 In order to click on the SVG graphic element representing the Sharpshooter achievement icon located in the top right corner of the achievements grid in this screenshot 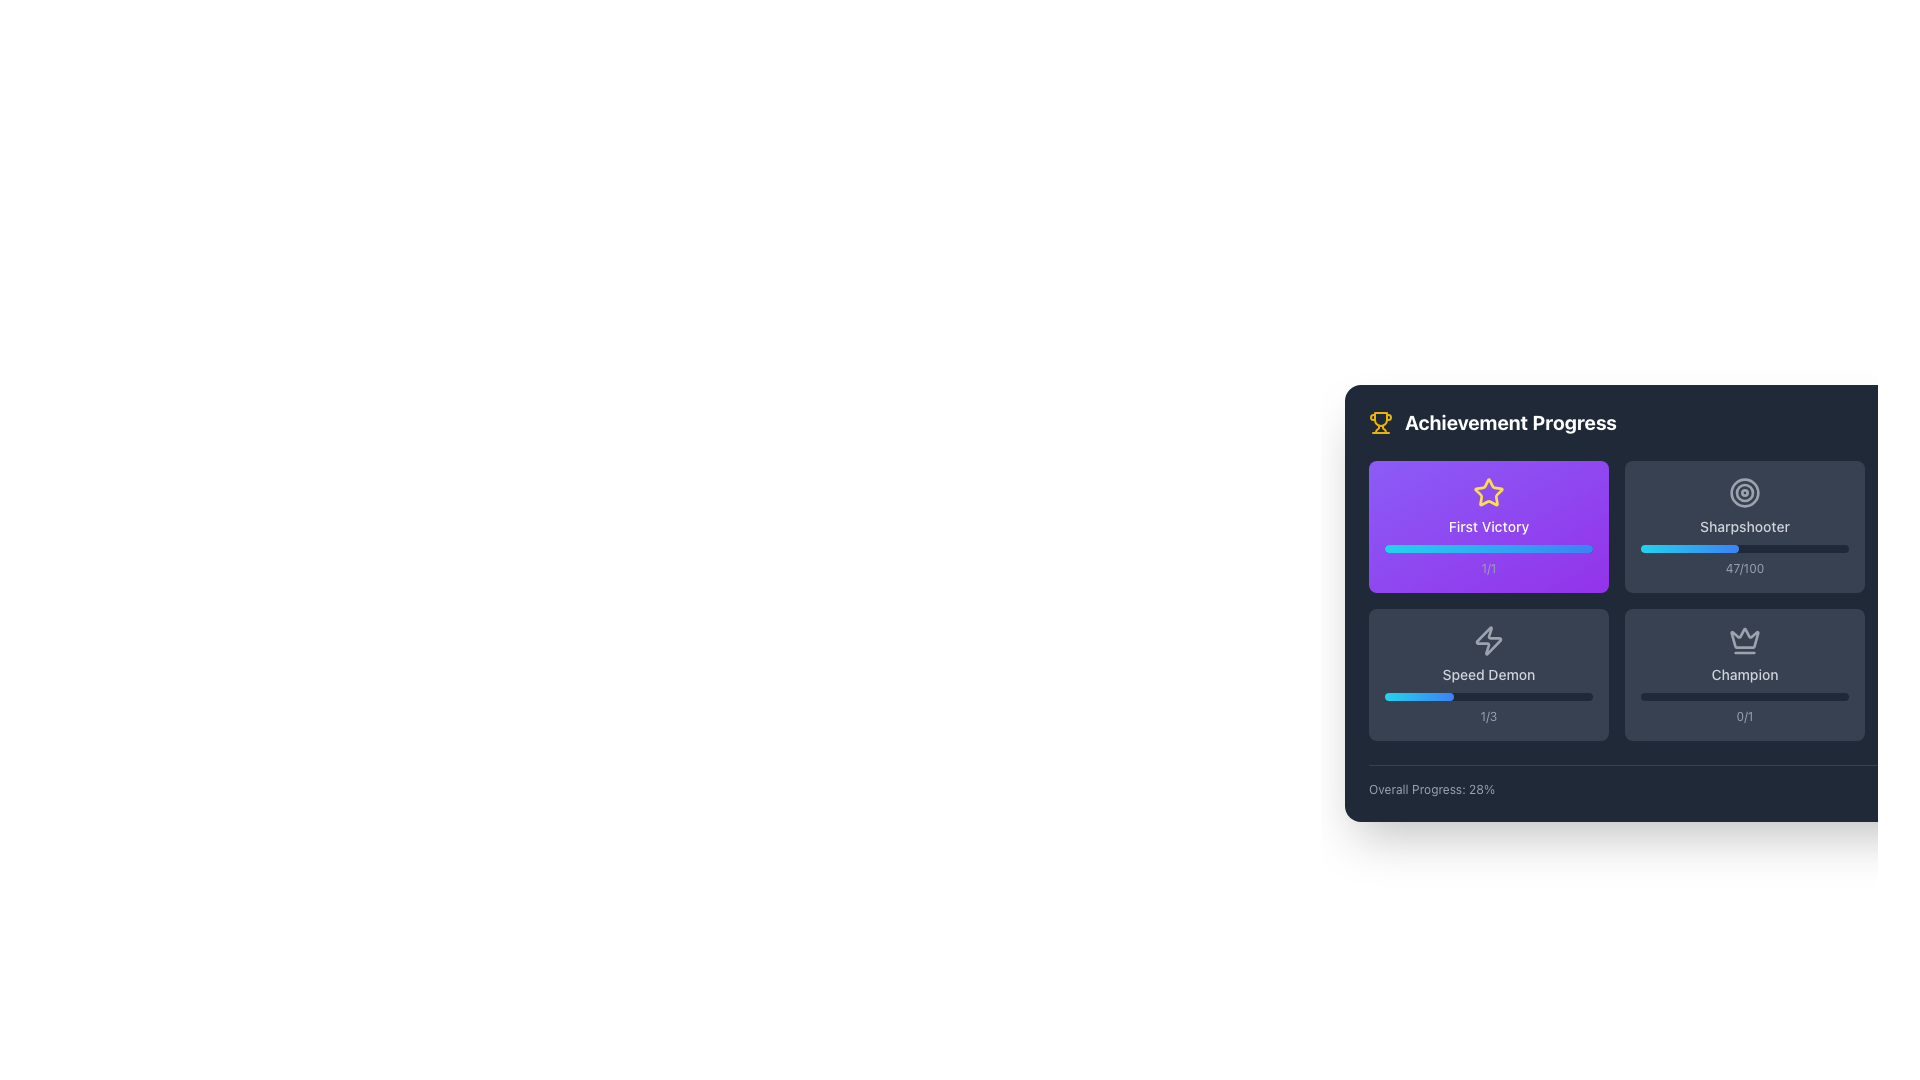, I will do `click(1744, 493)`.